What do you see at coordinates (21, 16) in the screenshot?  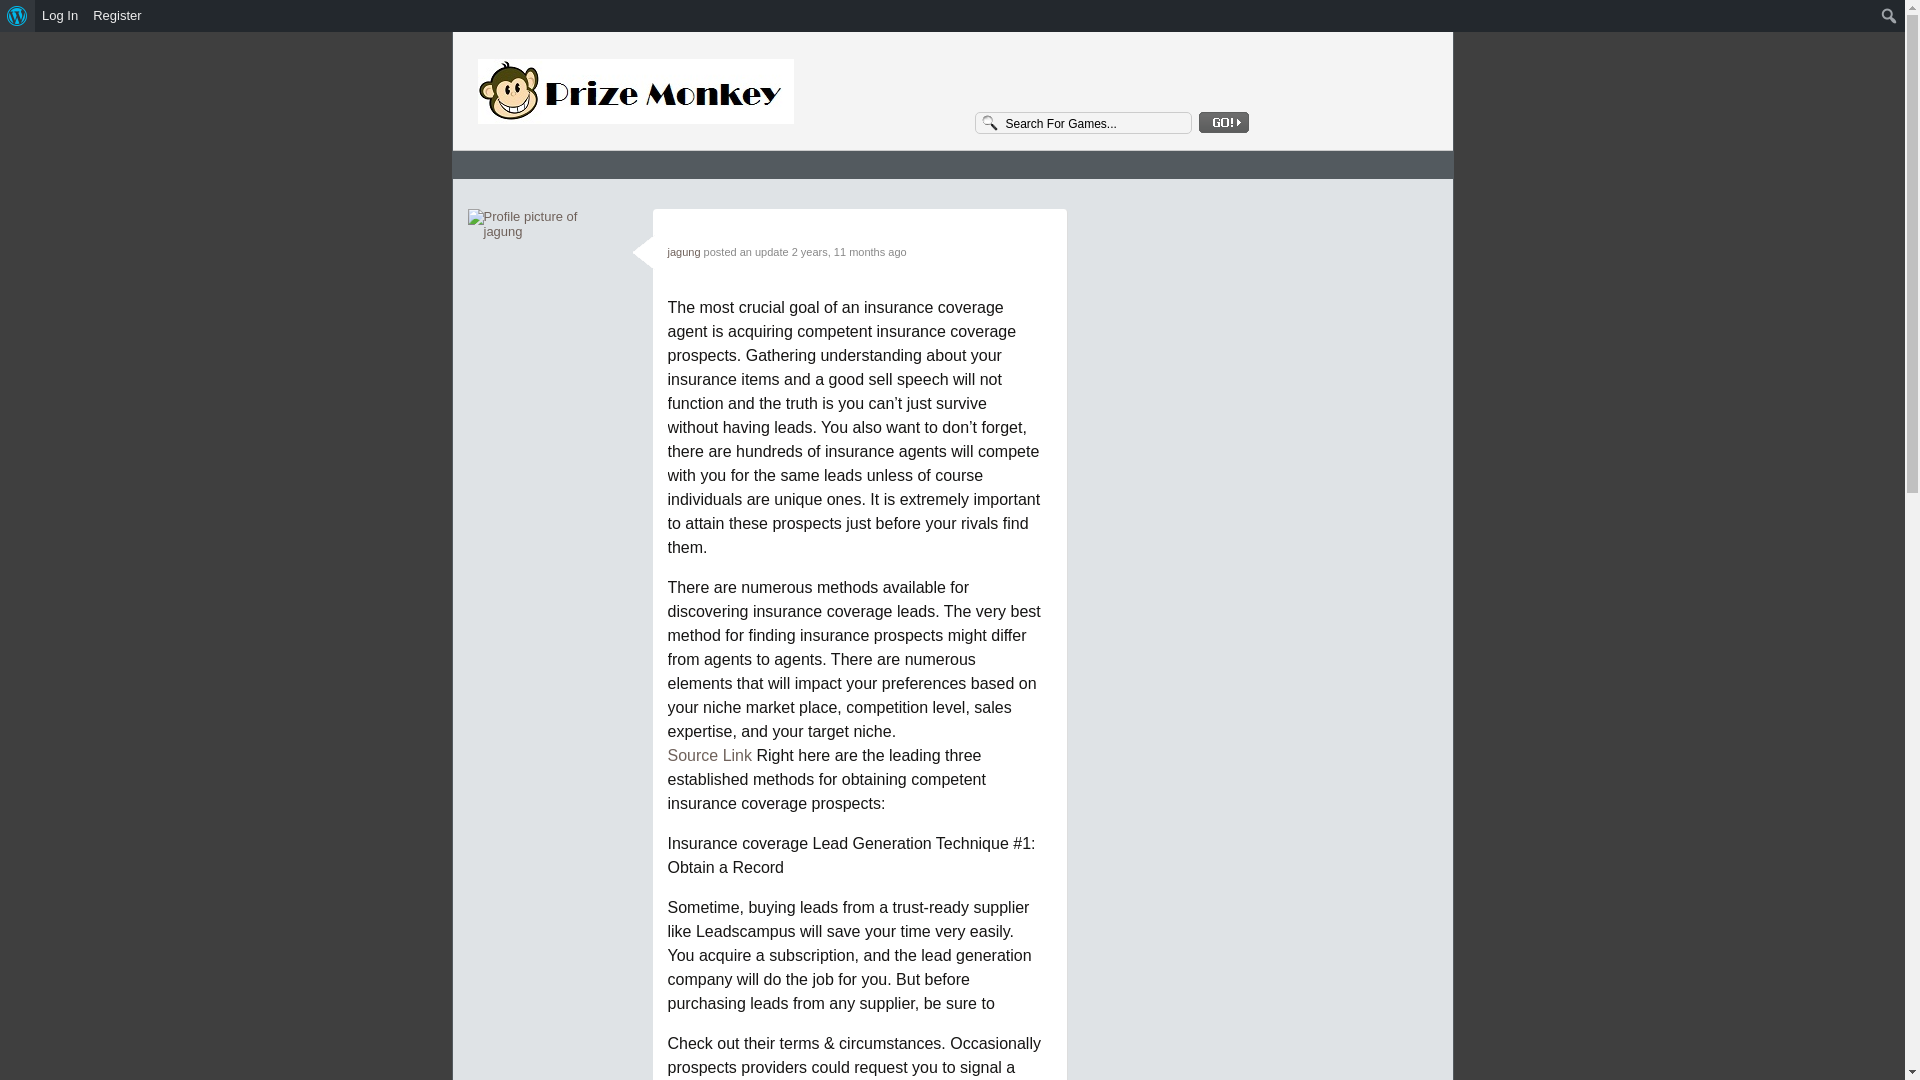 I see `'Search'` at bounding box center [21, 16].